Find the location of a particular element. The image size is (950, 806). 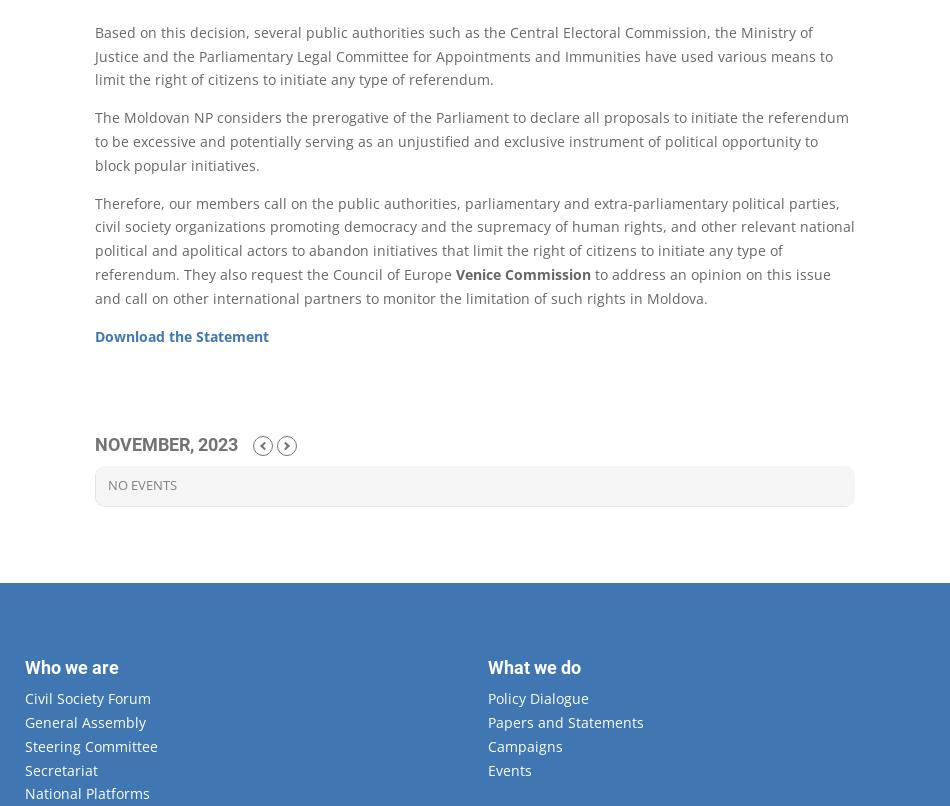

'Papers and Statements' is located at coordinates (564, 721).